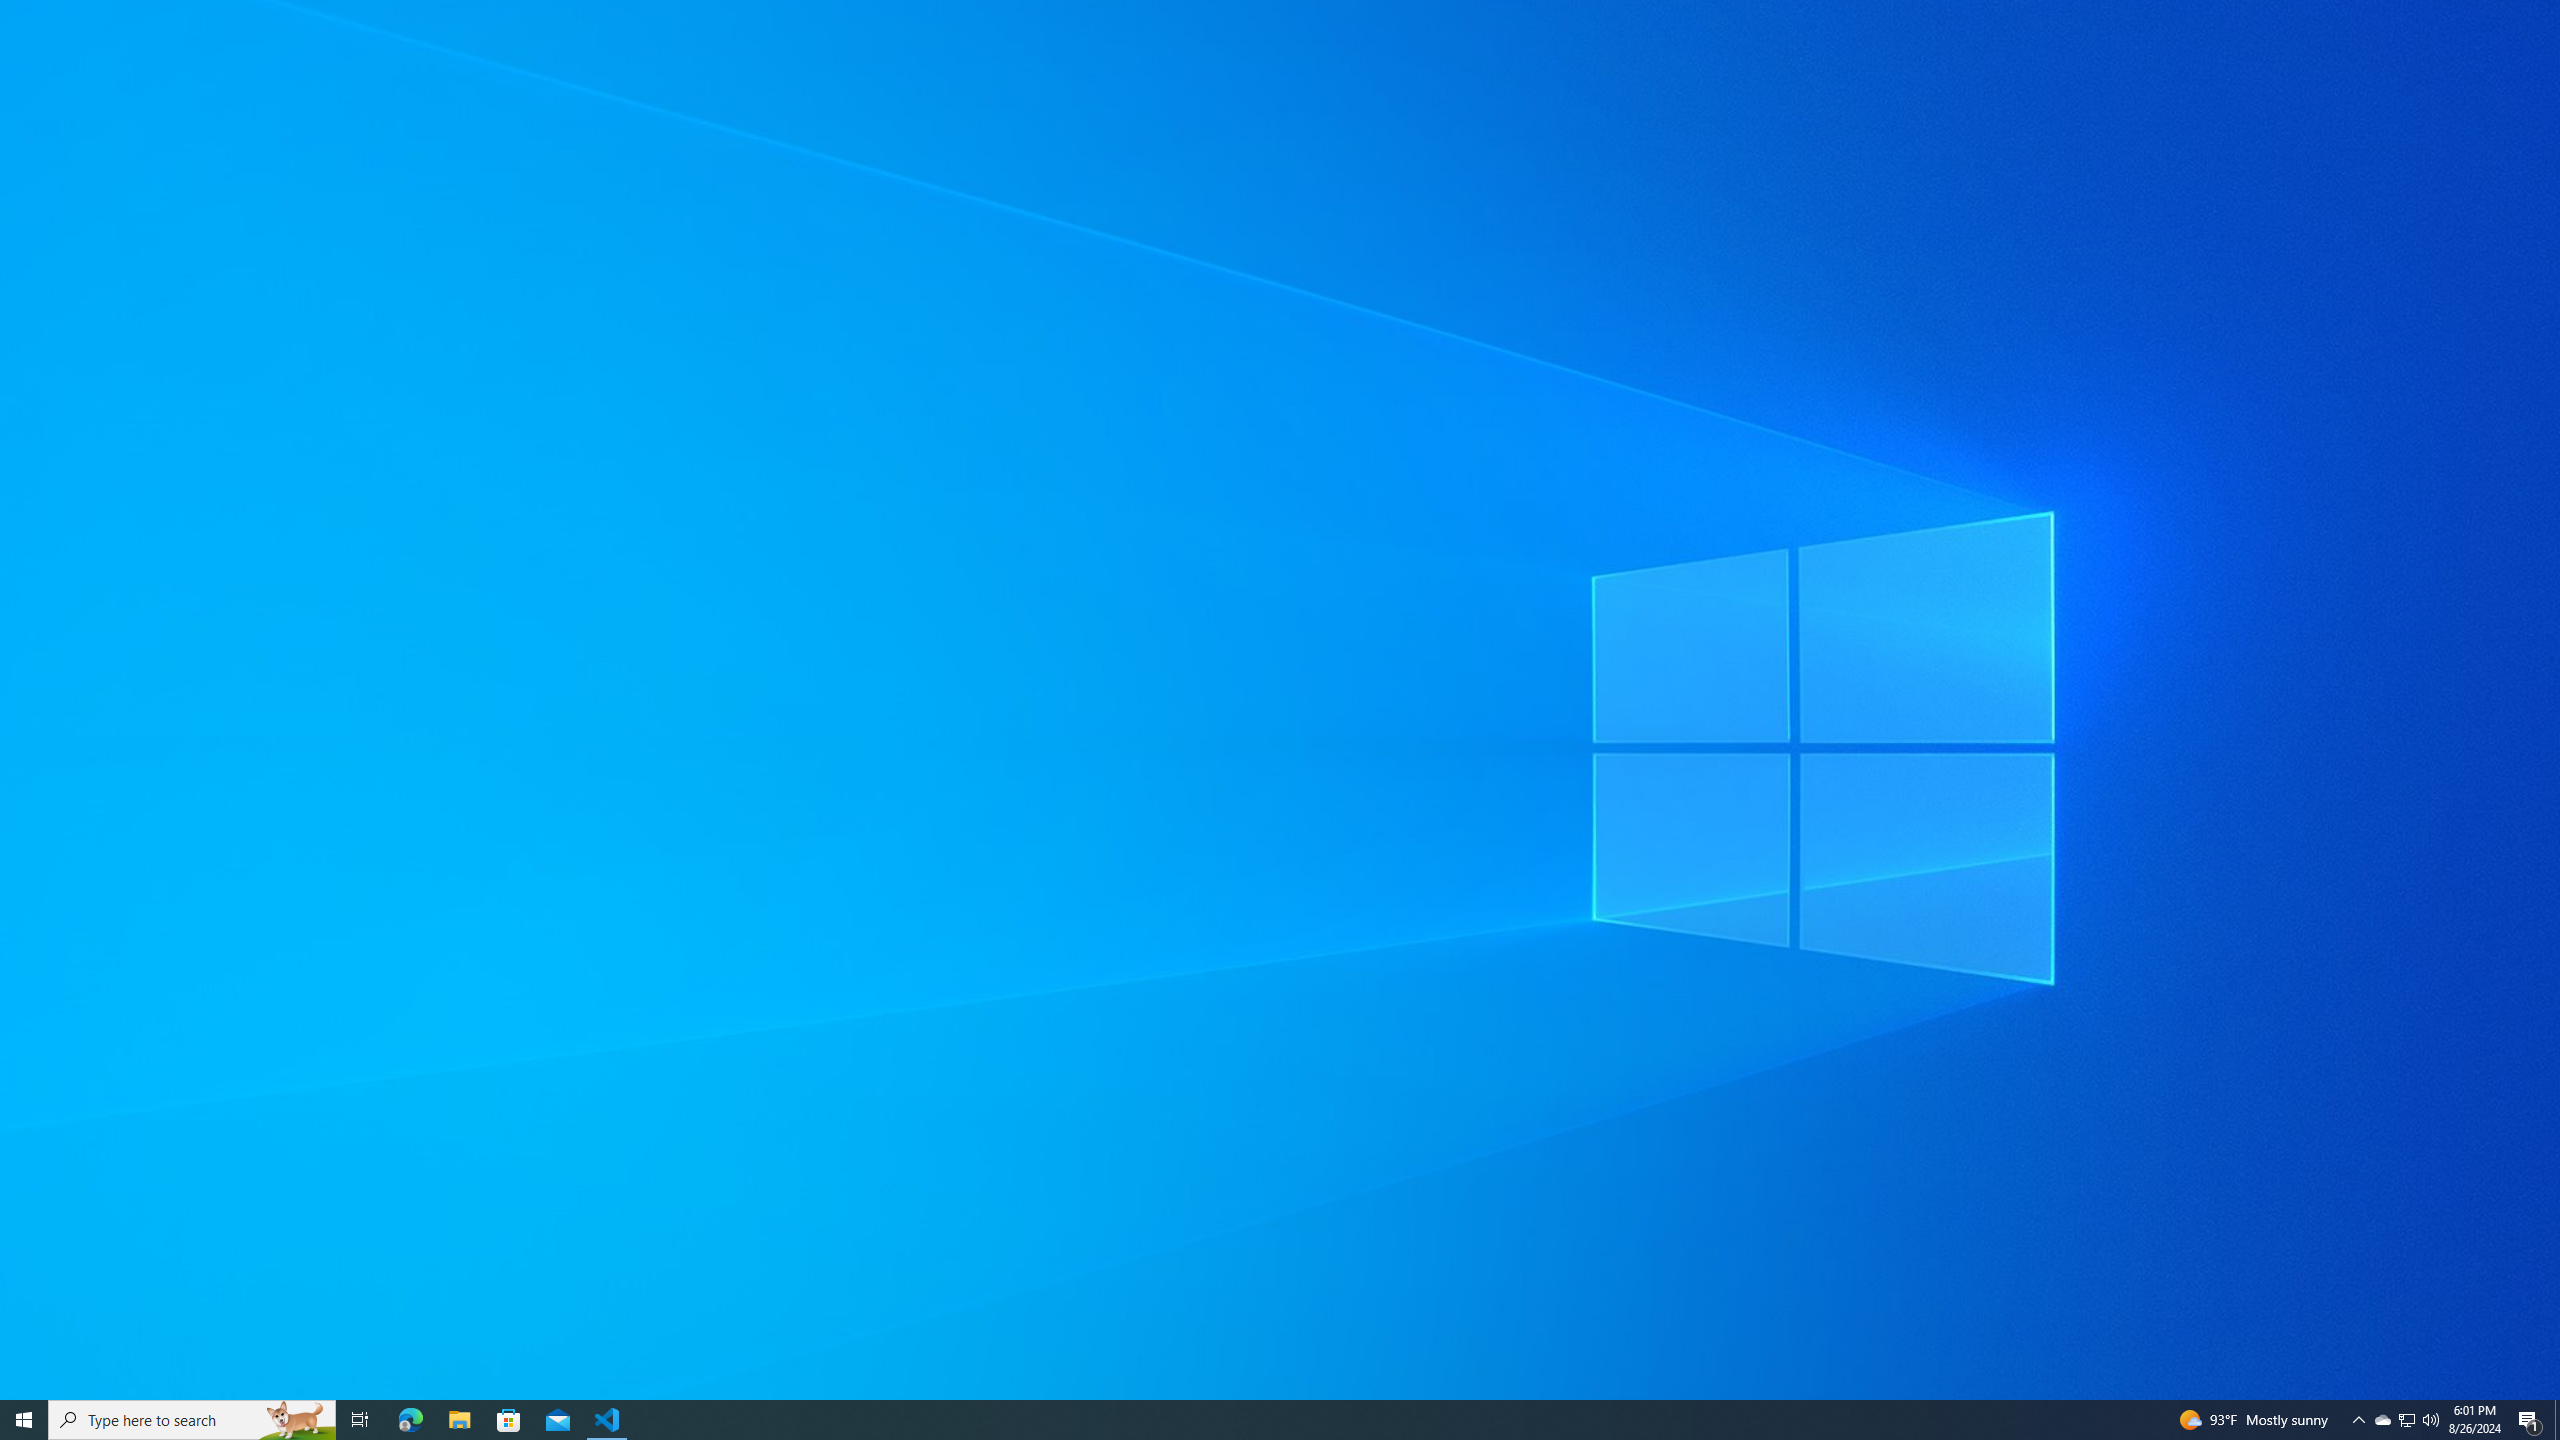 The image size is (2560, 1440). I want to click on 'Q2790: 100%', so click(2429, 1418).